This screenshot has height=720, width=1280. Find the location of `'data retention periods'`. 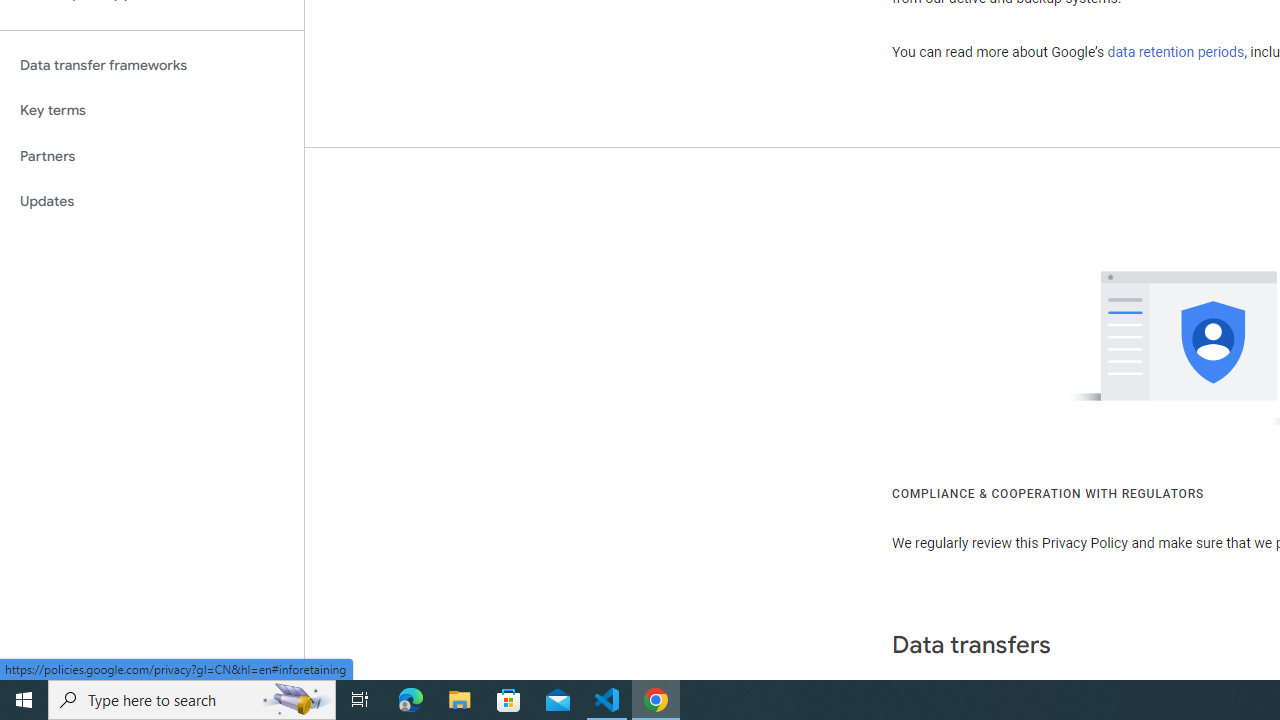

'data retention periods' is located at coordinates (1176, 51).